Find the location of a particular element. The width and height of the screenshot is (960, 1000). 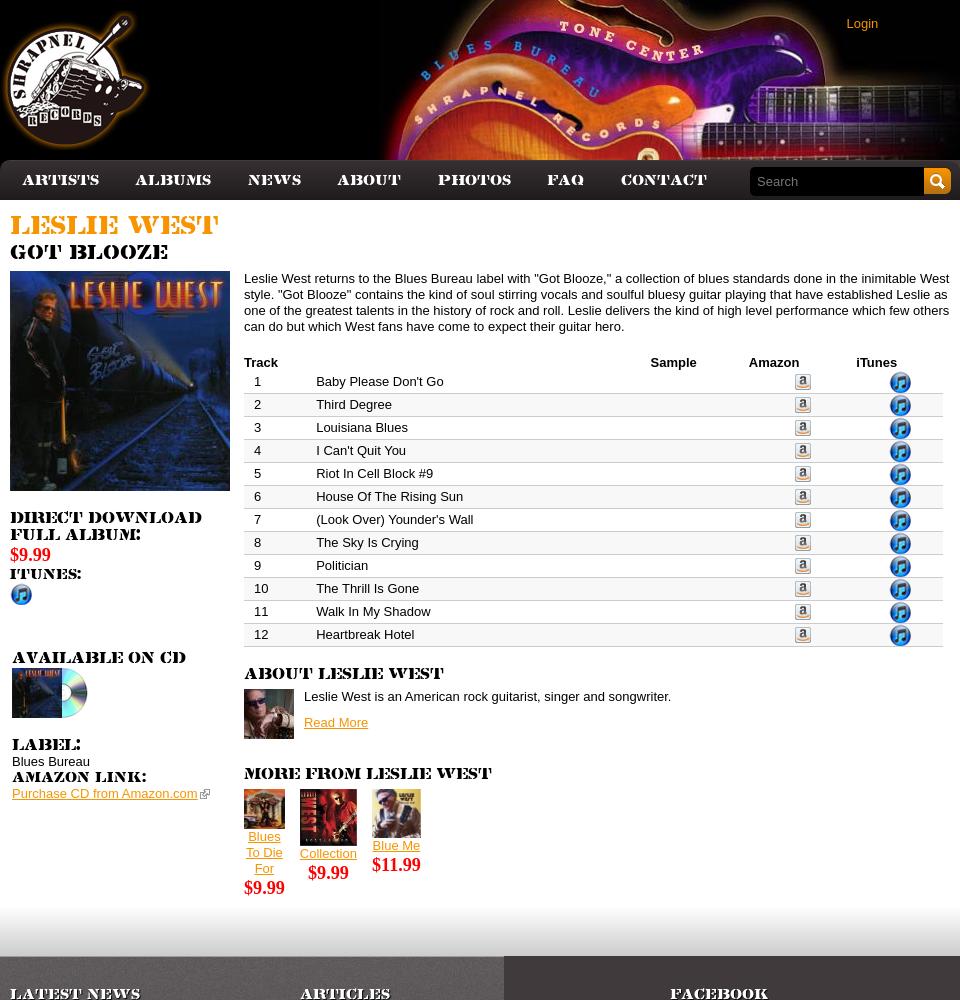

'4' is located at coordinates (251, 448).